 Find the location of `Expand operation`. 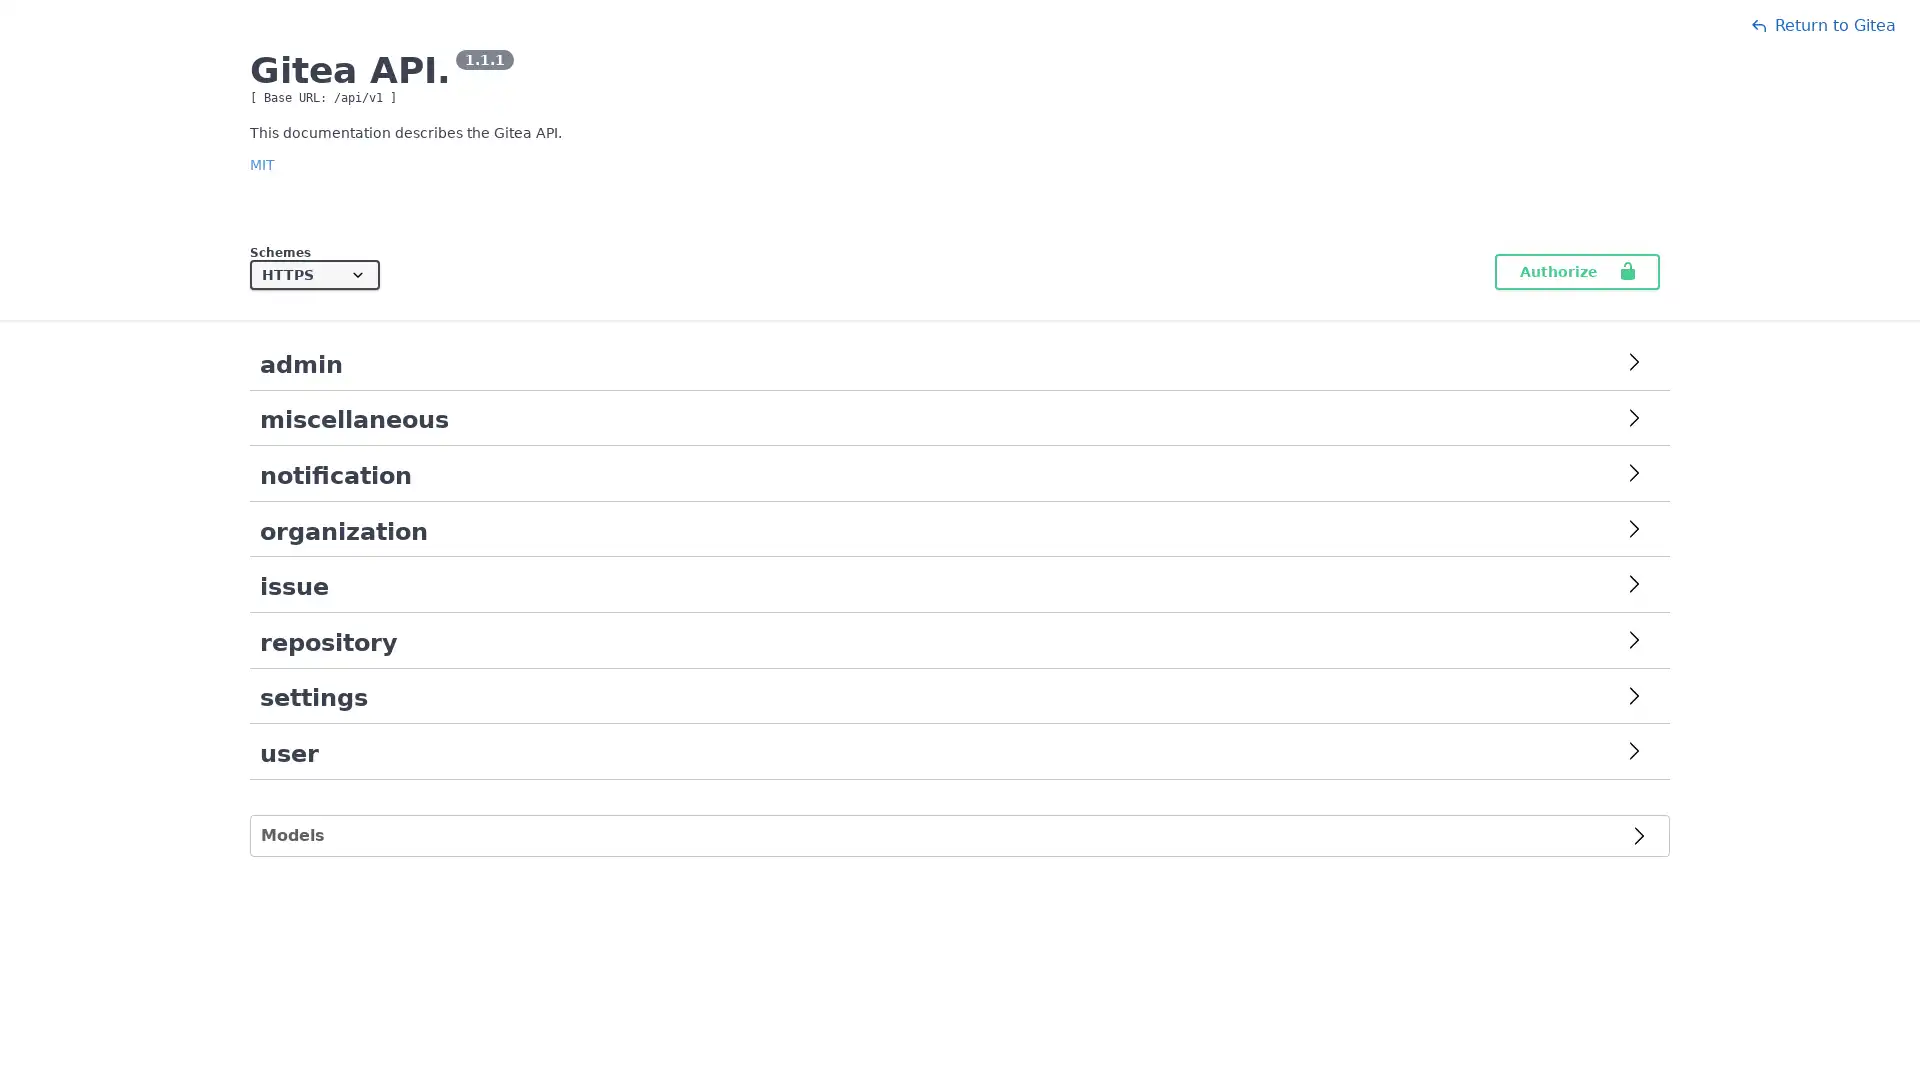

Expand operation is located at coordinates (1633, 530).